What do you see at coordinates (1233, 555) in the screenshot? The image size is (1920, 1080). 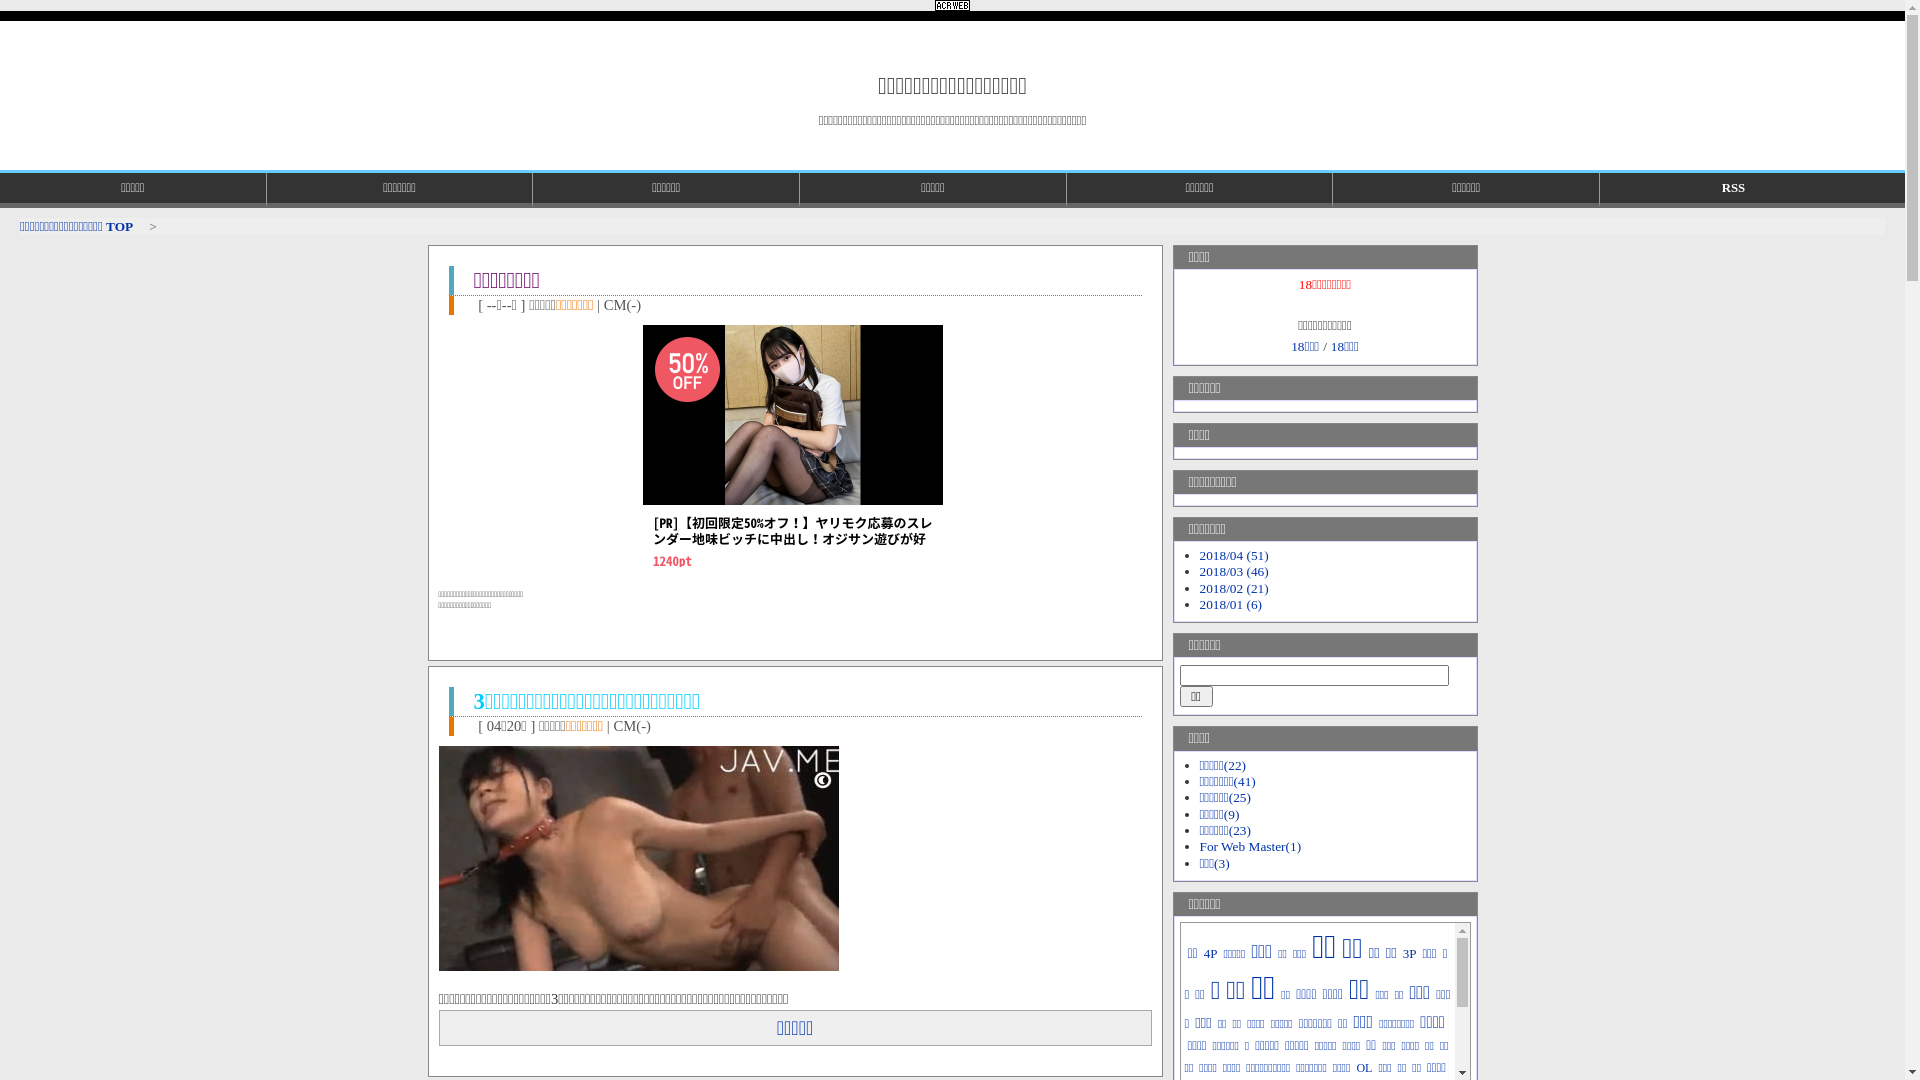 I see `'2018/04 (51)'` at bounding box center [1233, 555].